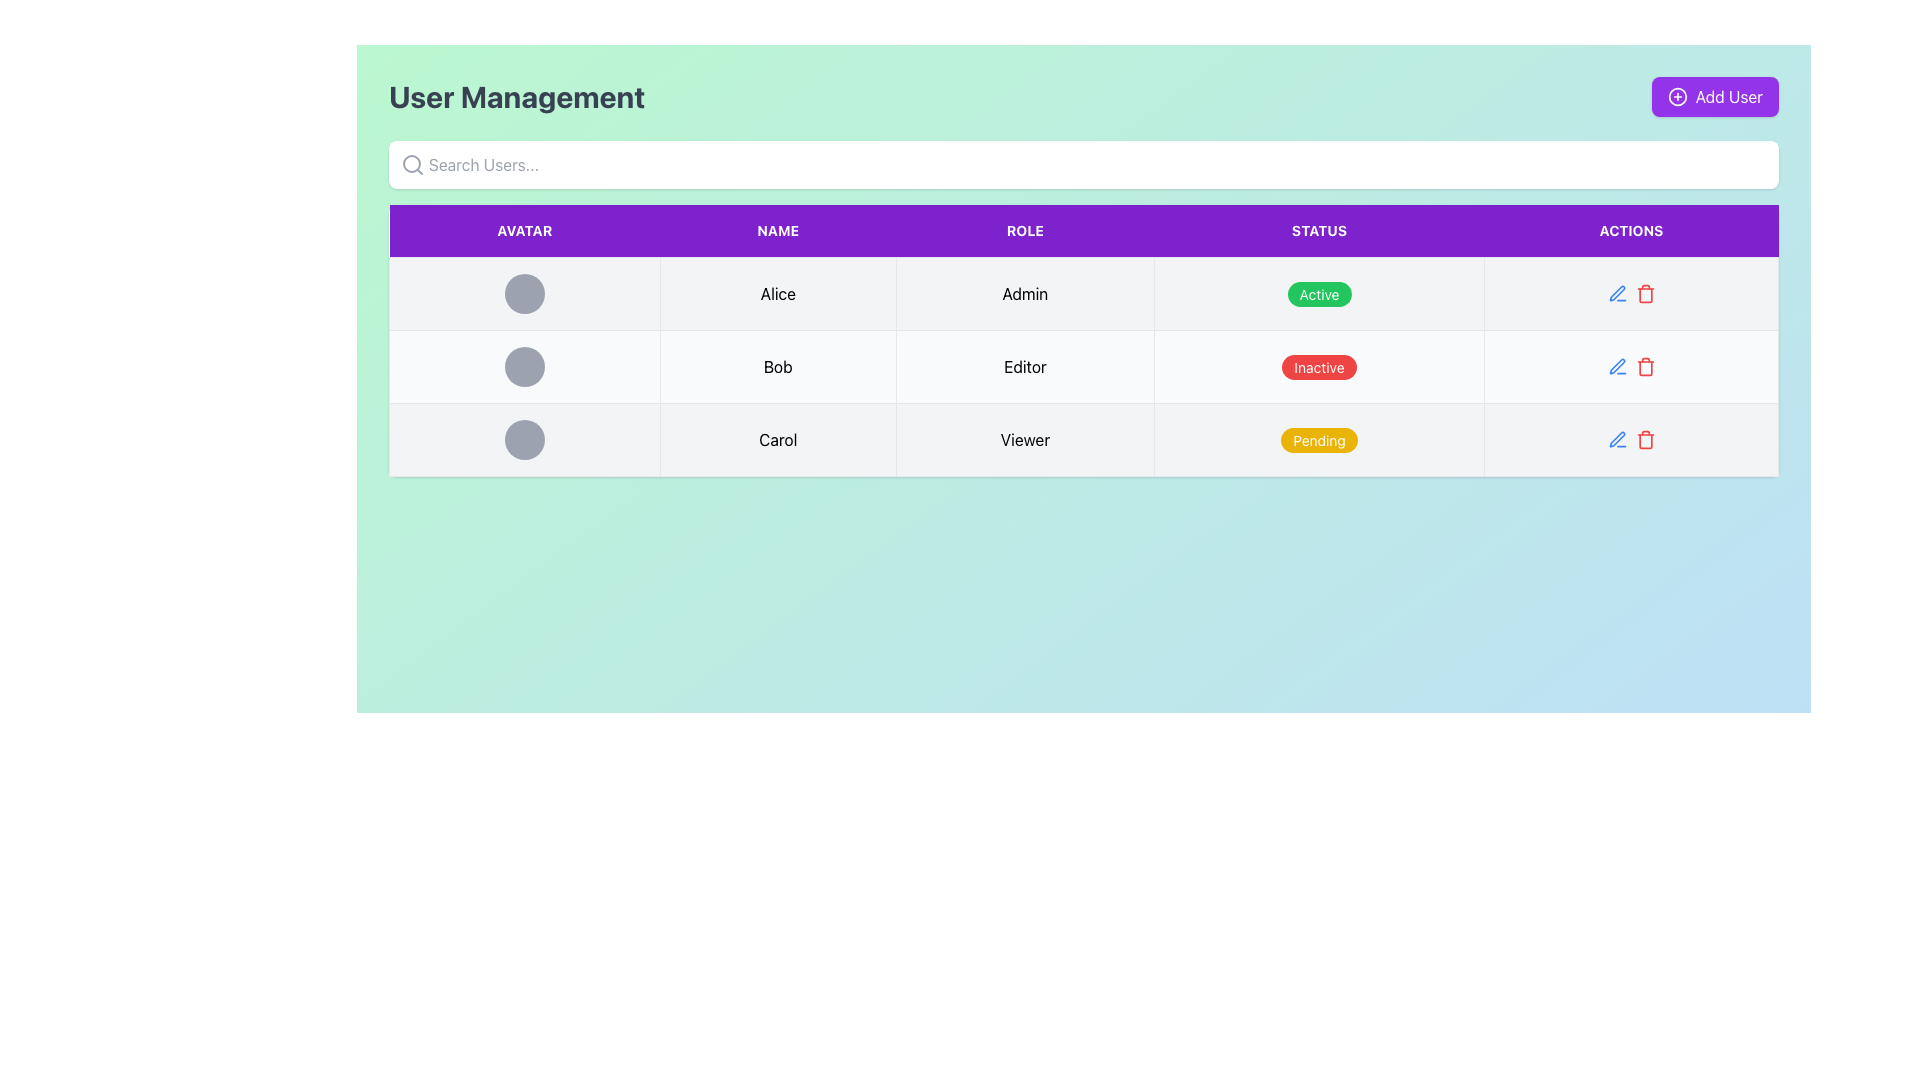 This screenshot has width=1920, height=1080. I want to click on the green rounded rectangle Status Indicator labeled 'Active' in the Status column for user 'Alice' (Admin), so click(1319, 294).